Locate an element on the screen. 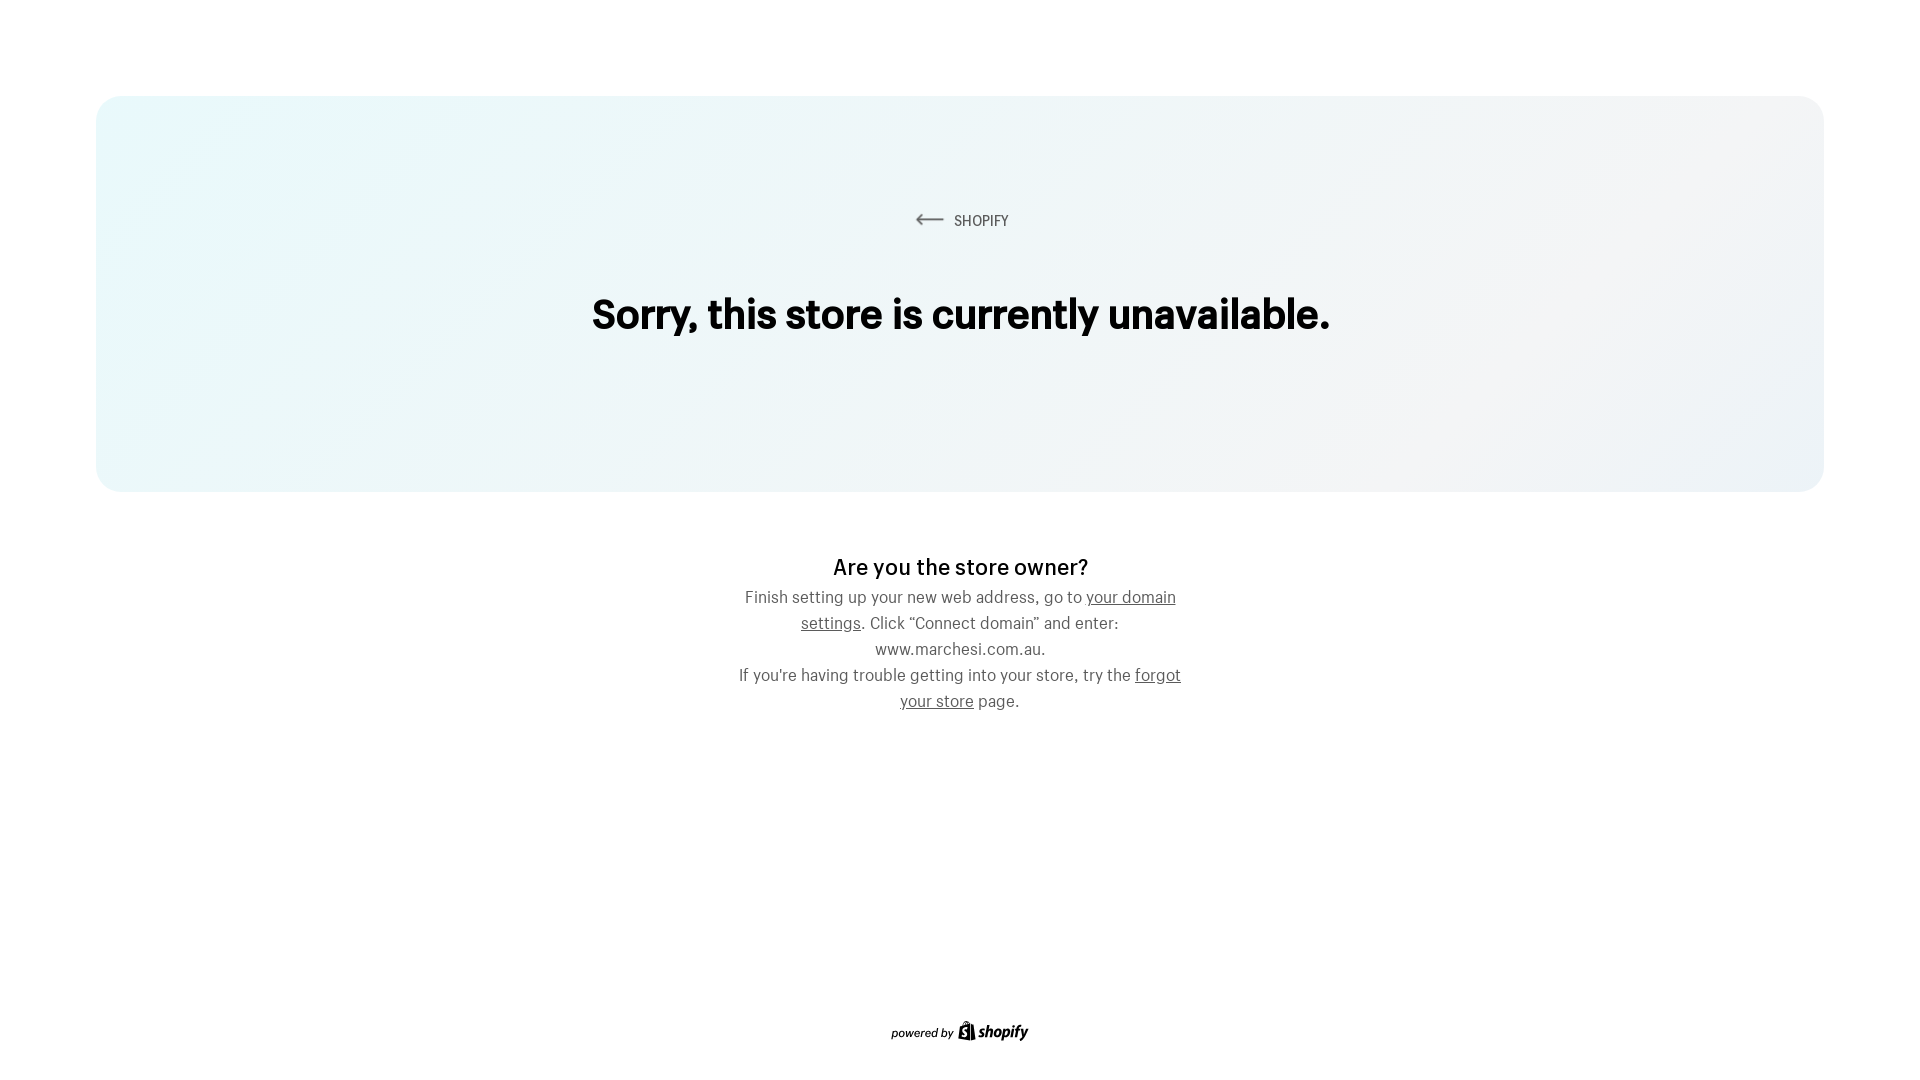 The image size is (1920, 1080). 'forgot your store' is located at coordinates (1040, 684).